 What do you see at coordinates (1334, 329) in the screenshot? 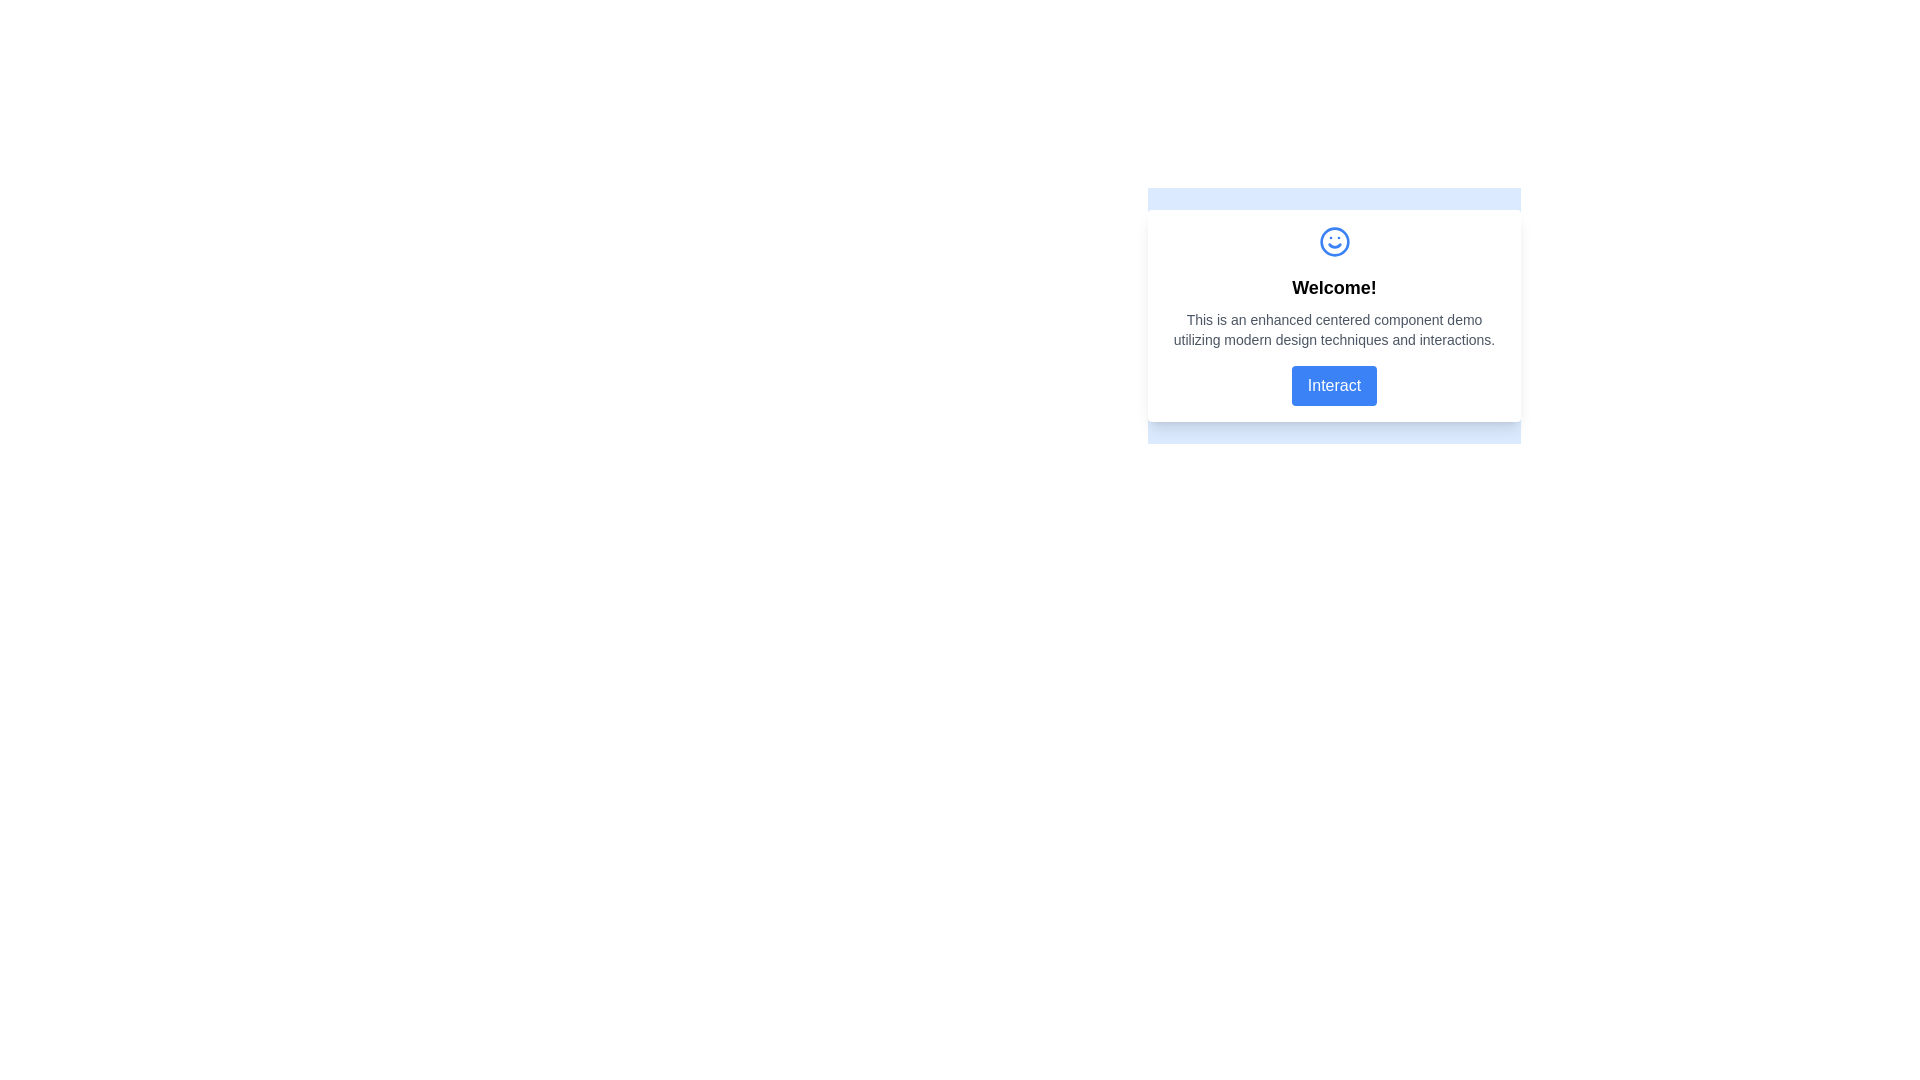
I see `the static text element that contains the paragraph 'This is an enhanced centered component demo utilizing modern design techniques and interactions.' which is positioned below the 'Welcome!' heading and above the 'Interact' button` at bounding box center [1334, 329].